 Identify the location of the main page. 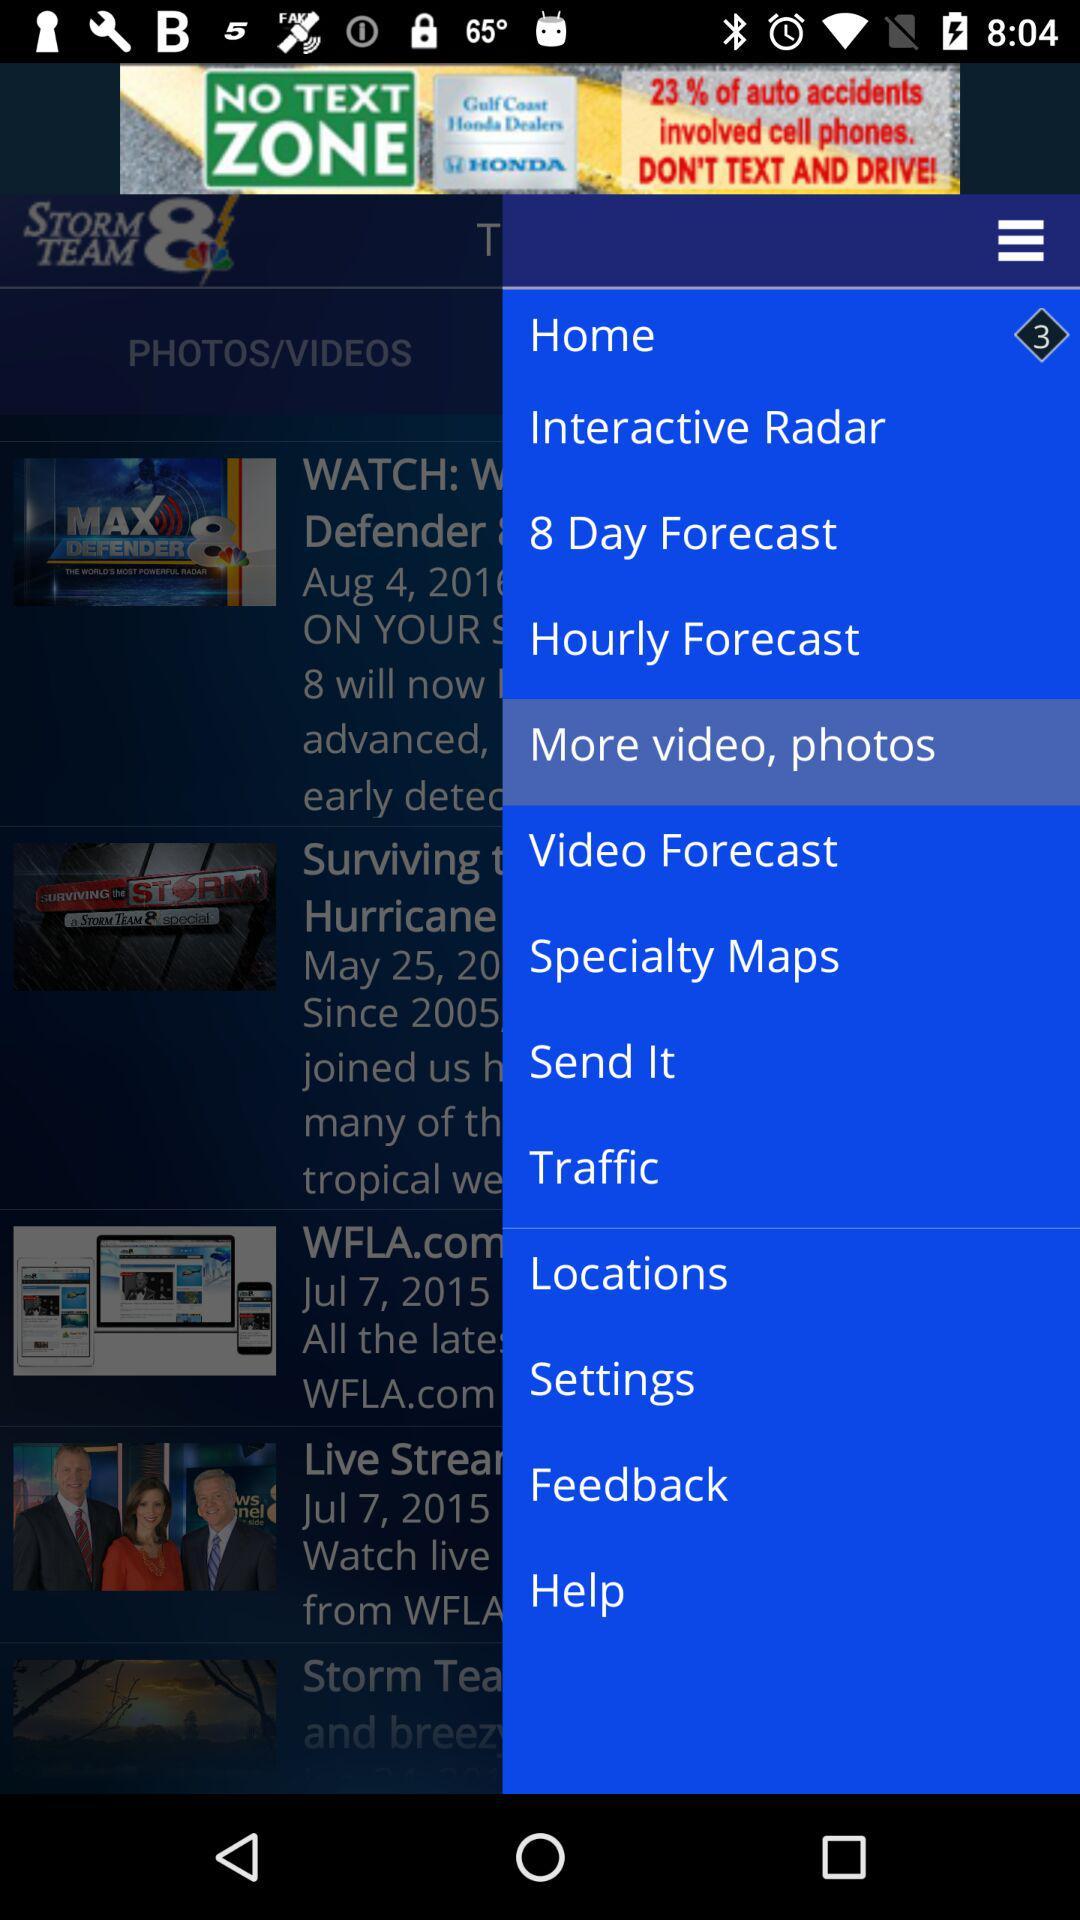
(131, 240).